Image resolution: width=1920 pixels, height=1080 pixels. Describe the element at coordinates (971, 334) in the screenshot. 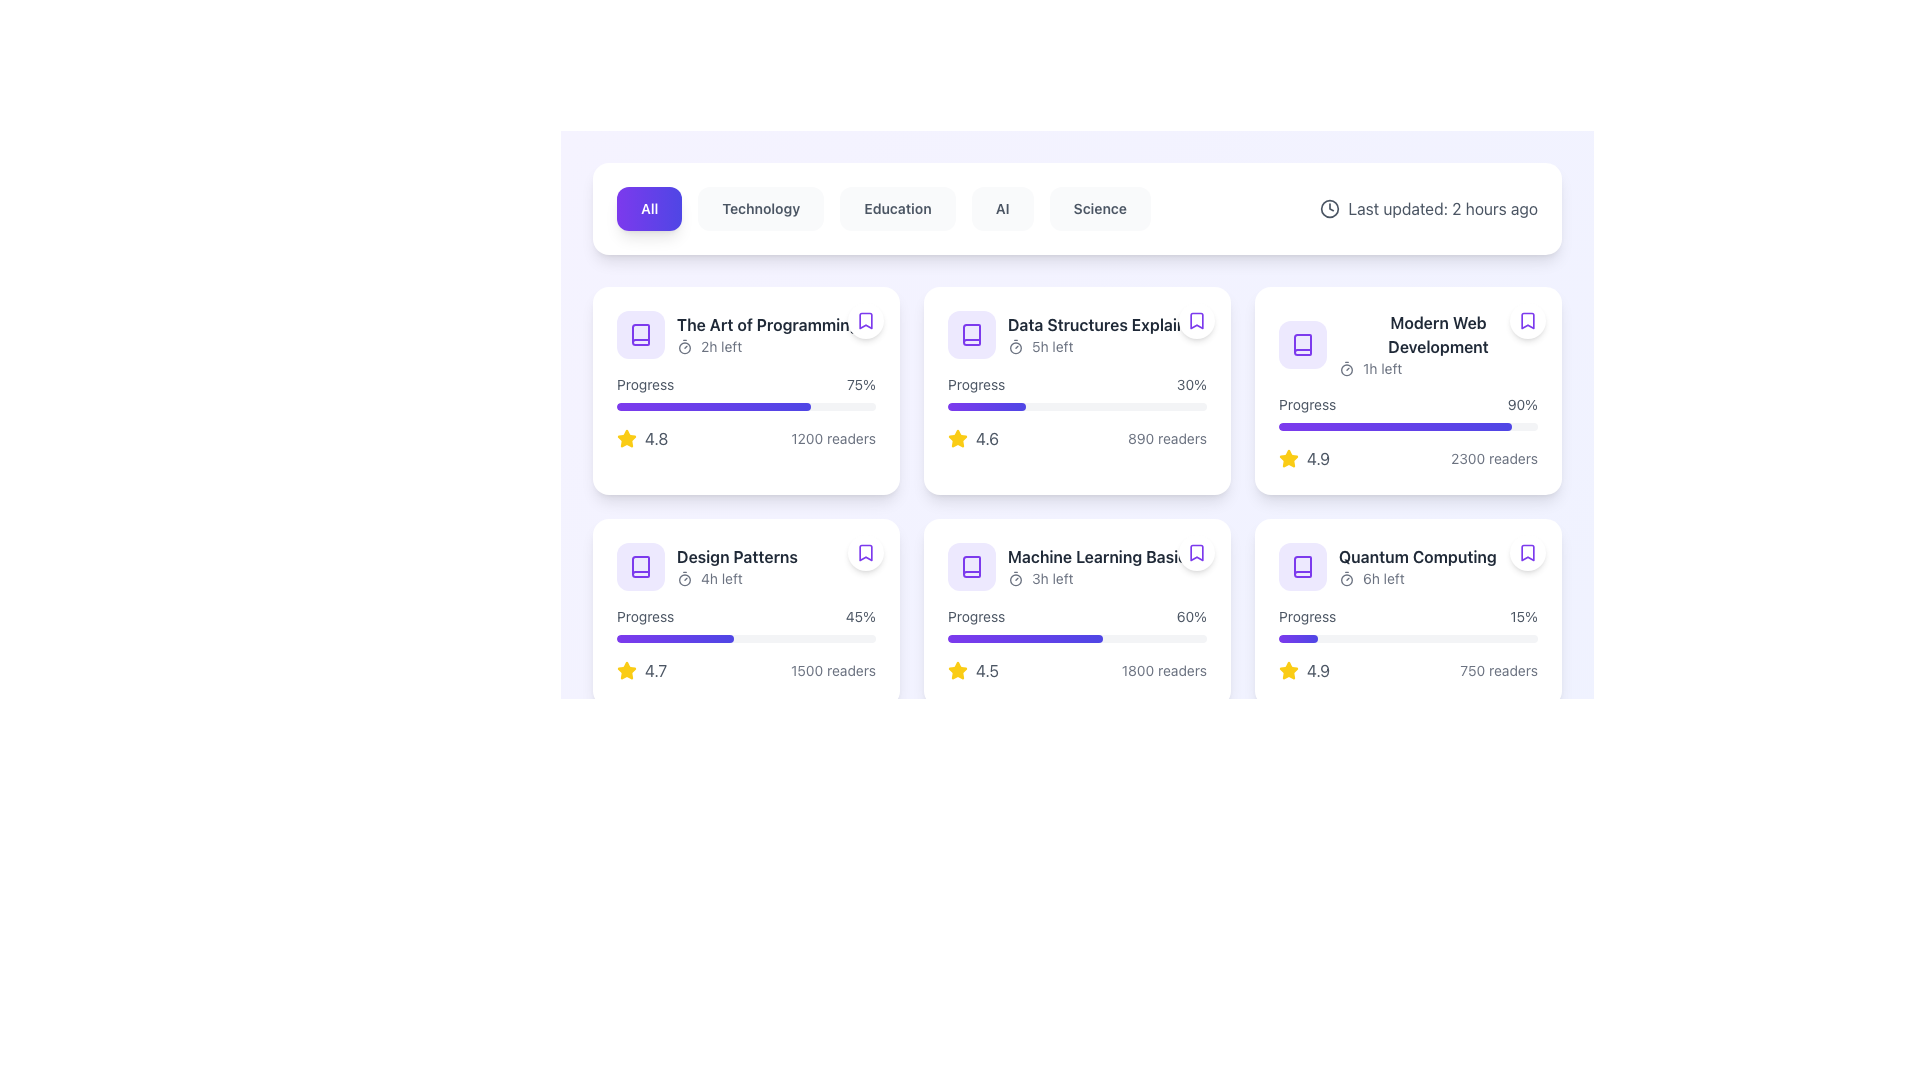

I see `the book icon in the second card of the content grid layout to interact with the item titled 'Data Structures Explained'` at that location.